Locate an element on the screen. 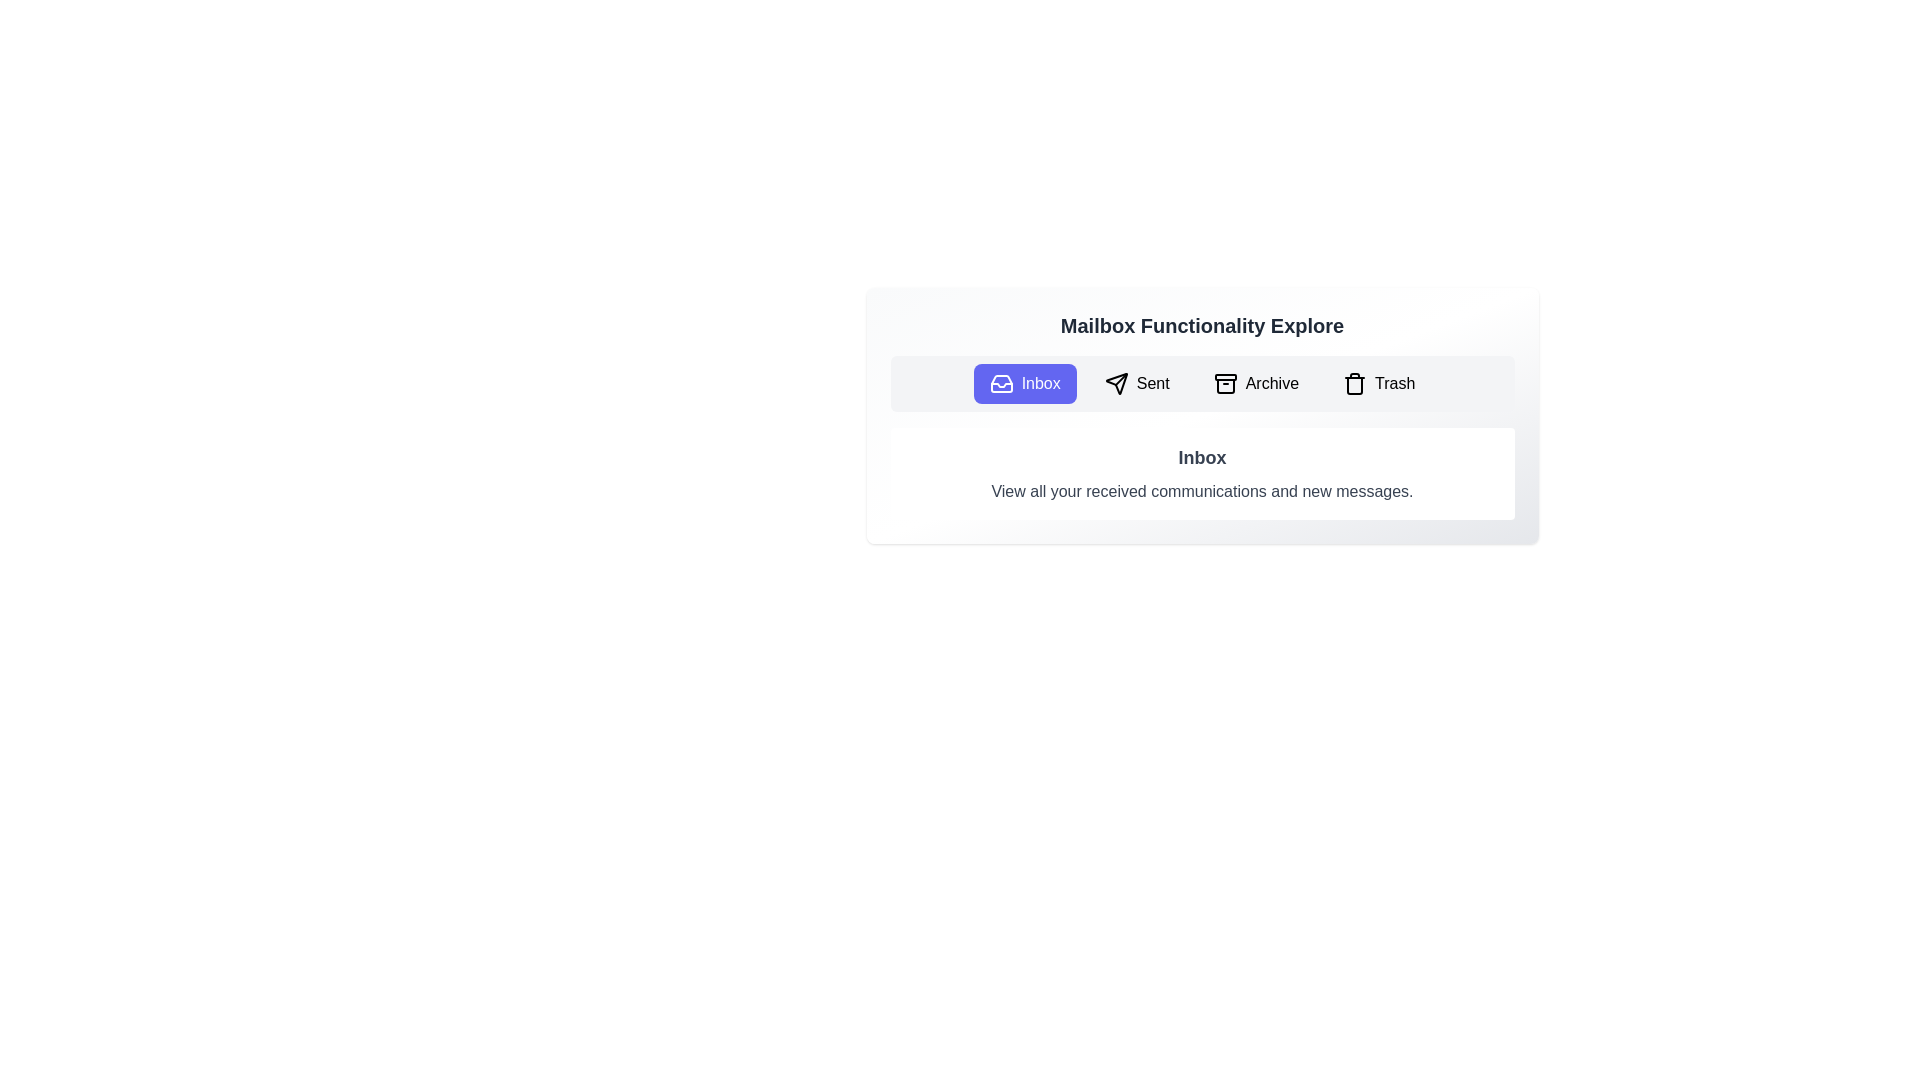 The height and width of the screenshot is (1080, 1920). the Inbox tab is located at coordinates (1025, 384).